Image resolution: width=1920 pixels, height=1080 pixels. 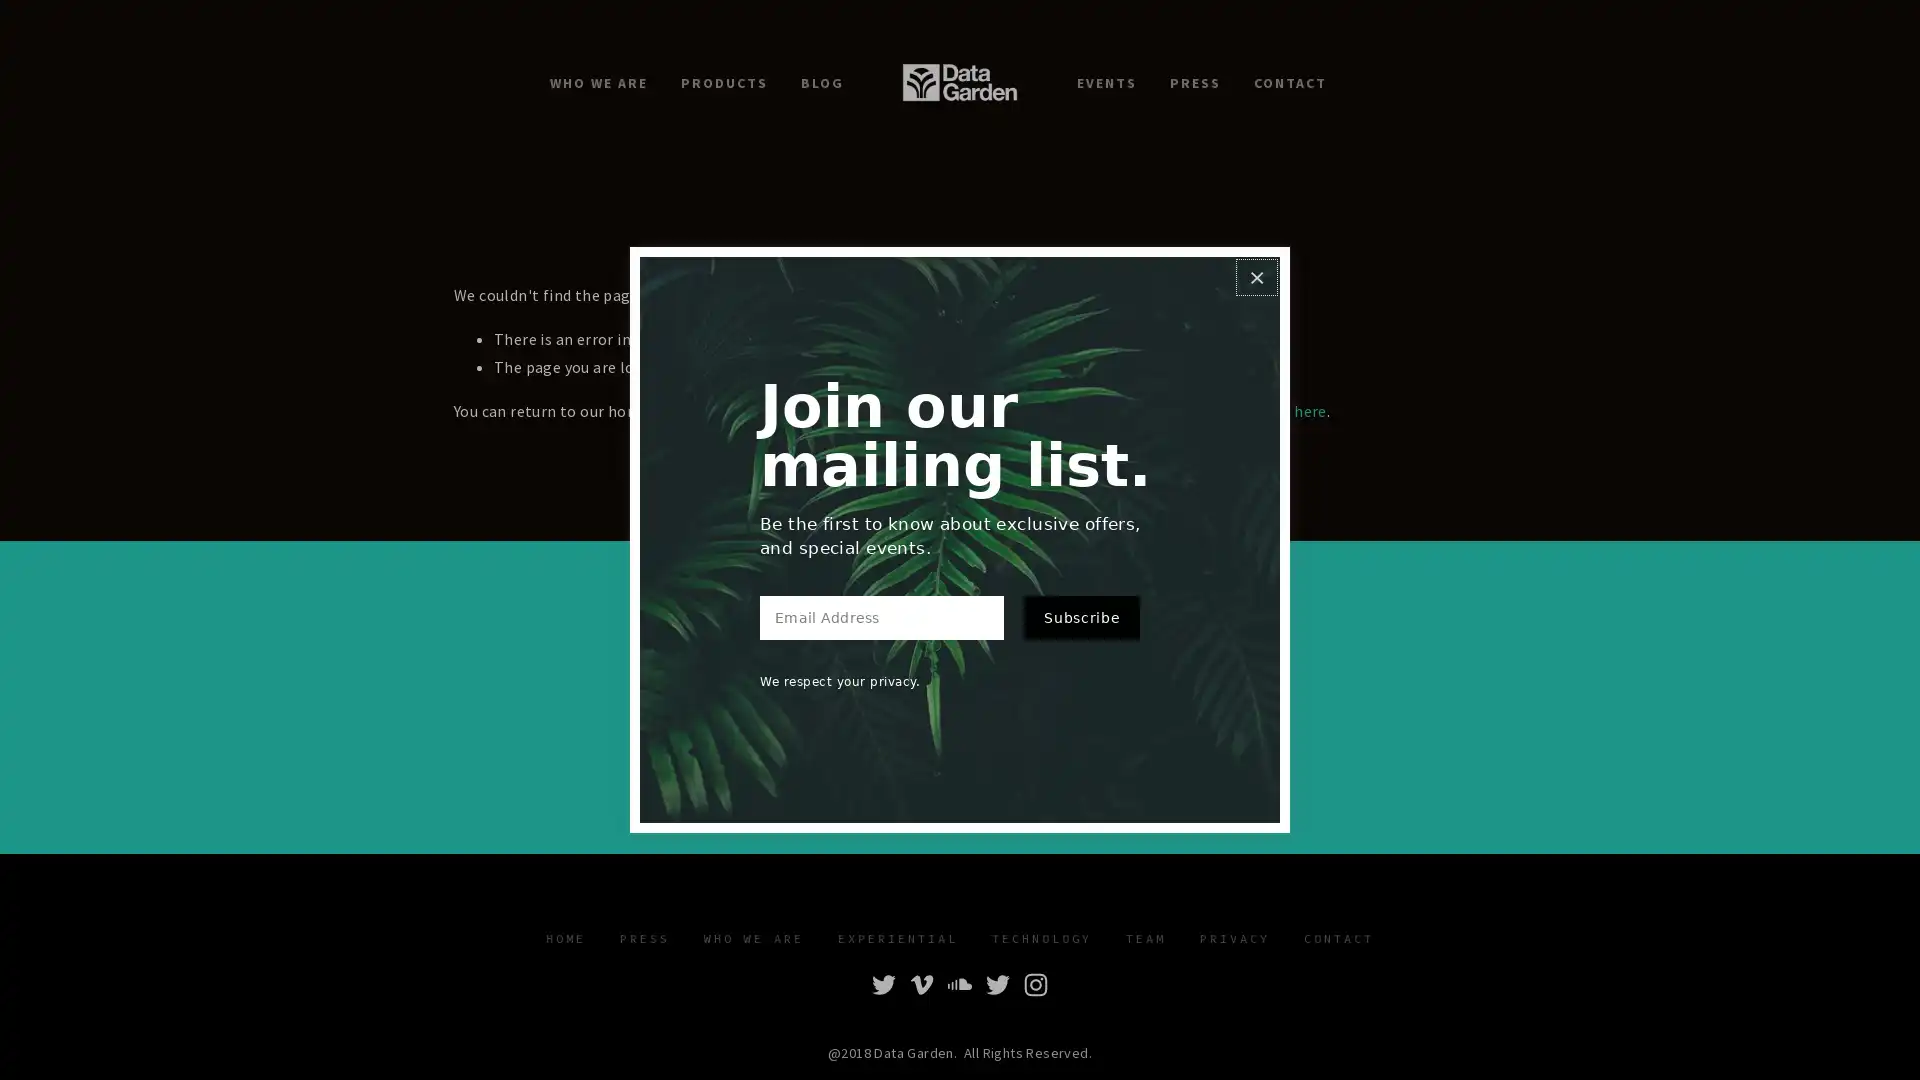 What do you see at coordinates (1080, 616) in the screenshot?
I see `Subscribe` at bounding box center [1080, 616].